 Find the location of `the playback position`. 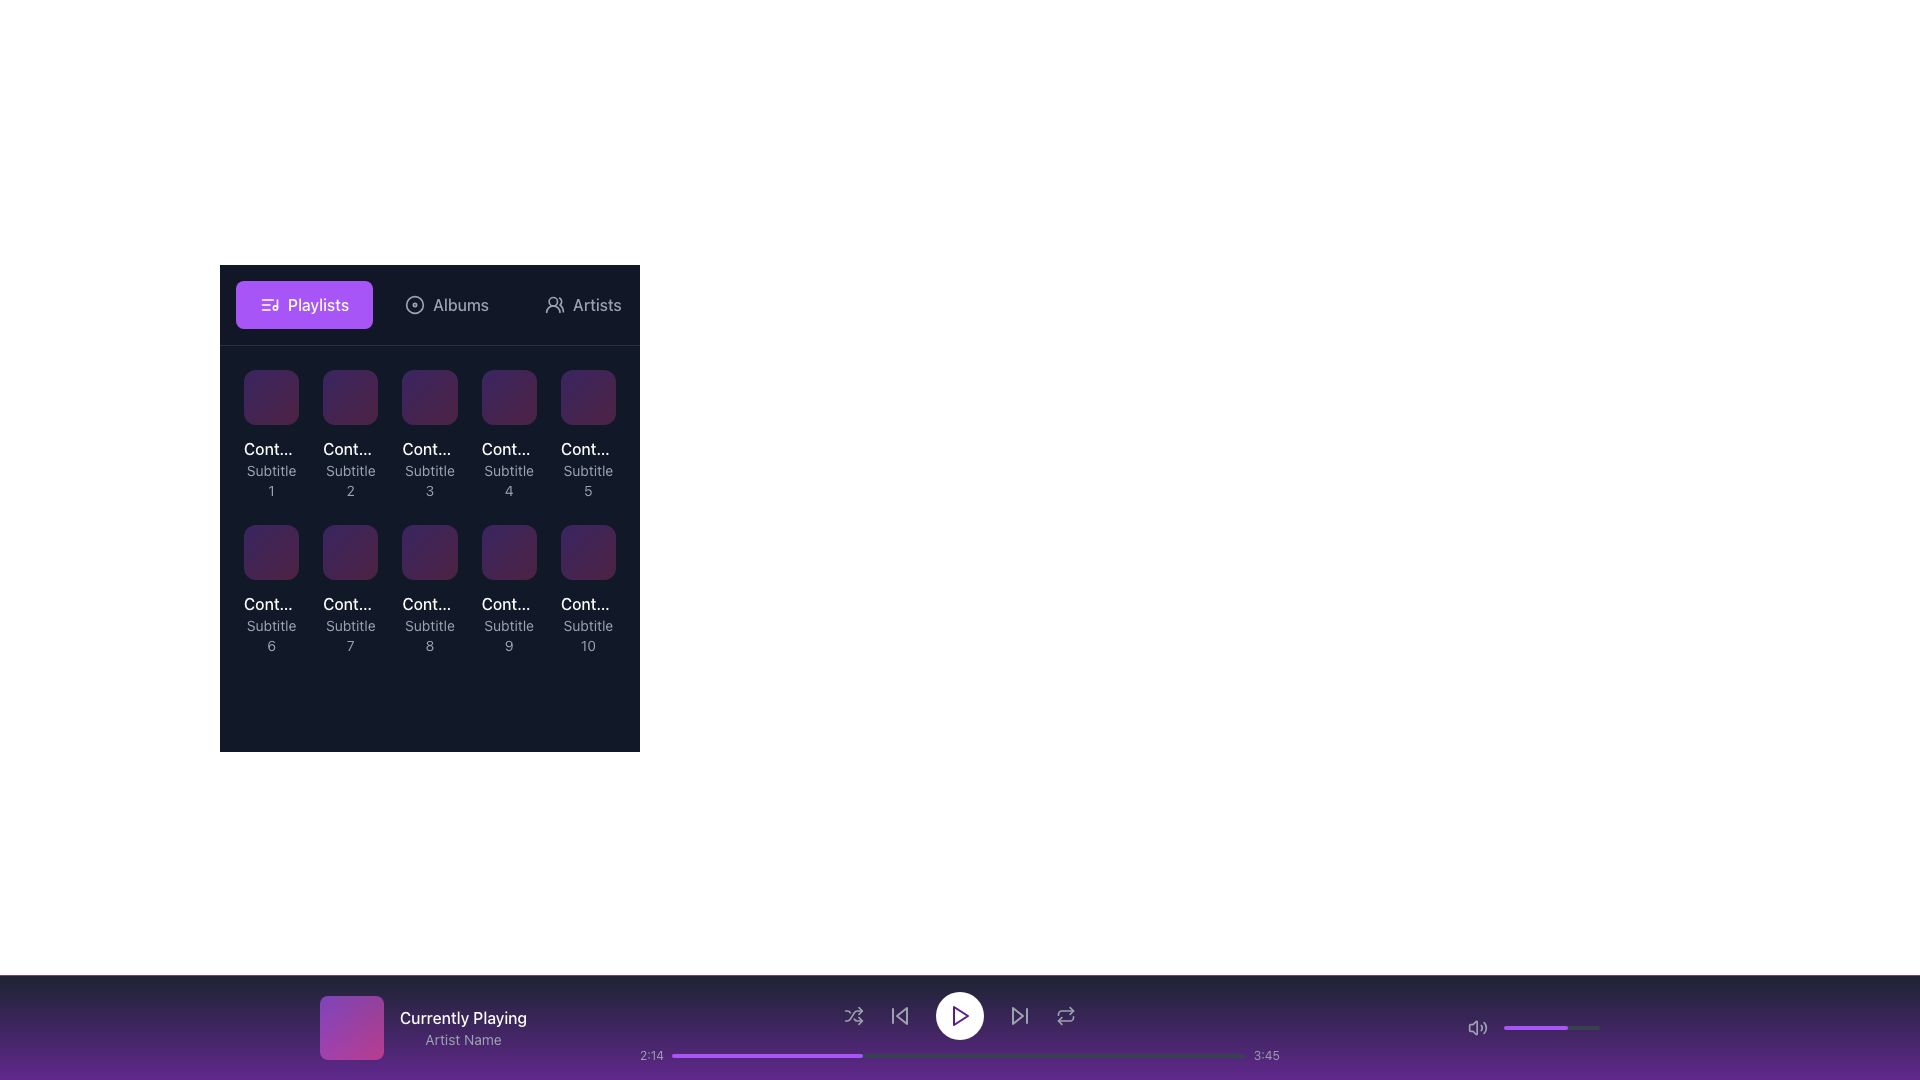

the playback position is located at coordinates (830, 1055).